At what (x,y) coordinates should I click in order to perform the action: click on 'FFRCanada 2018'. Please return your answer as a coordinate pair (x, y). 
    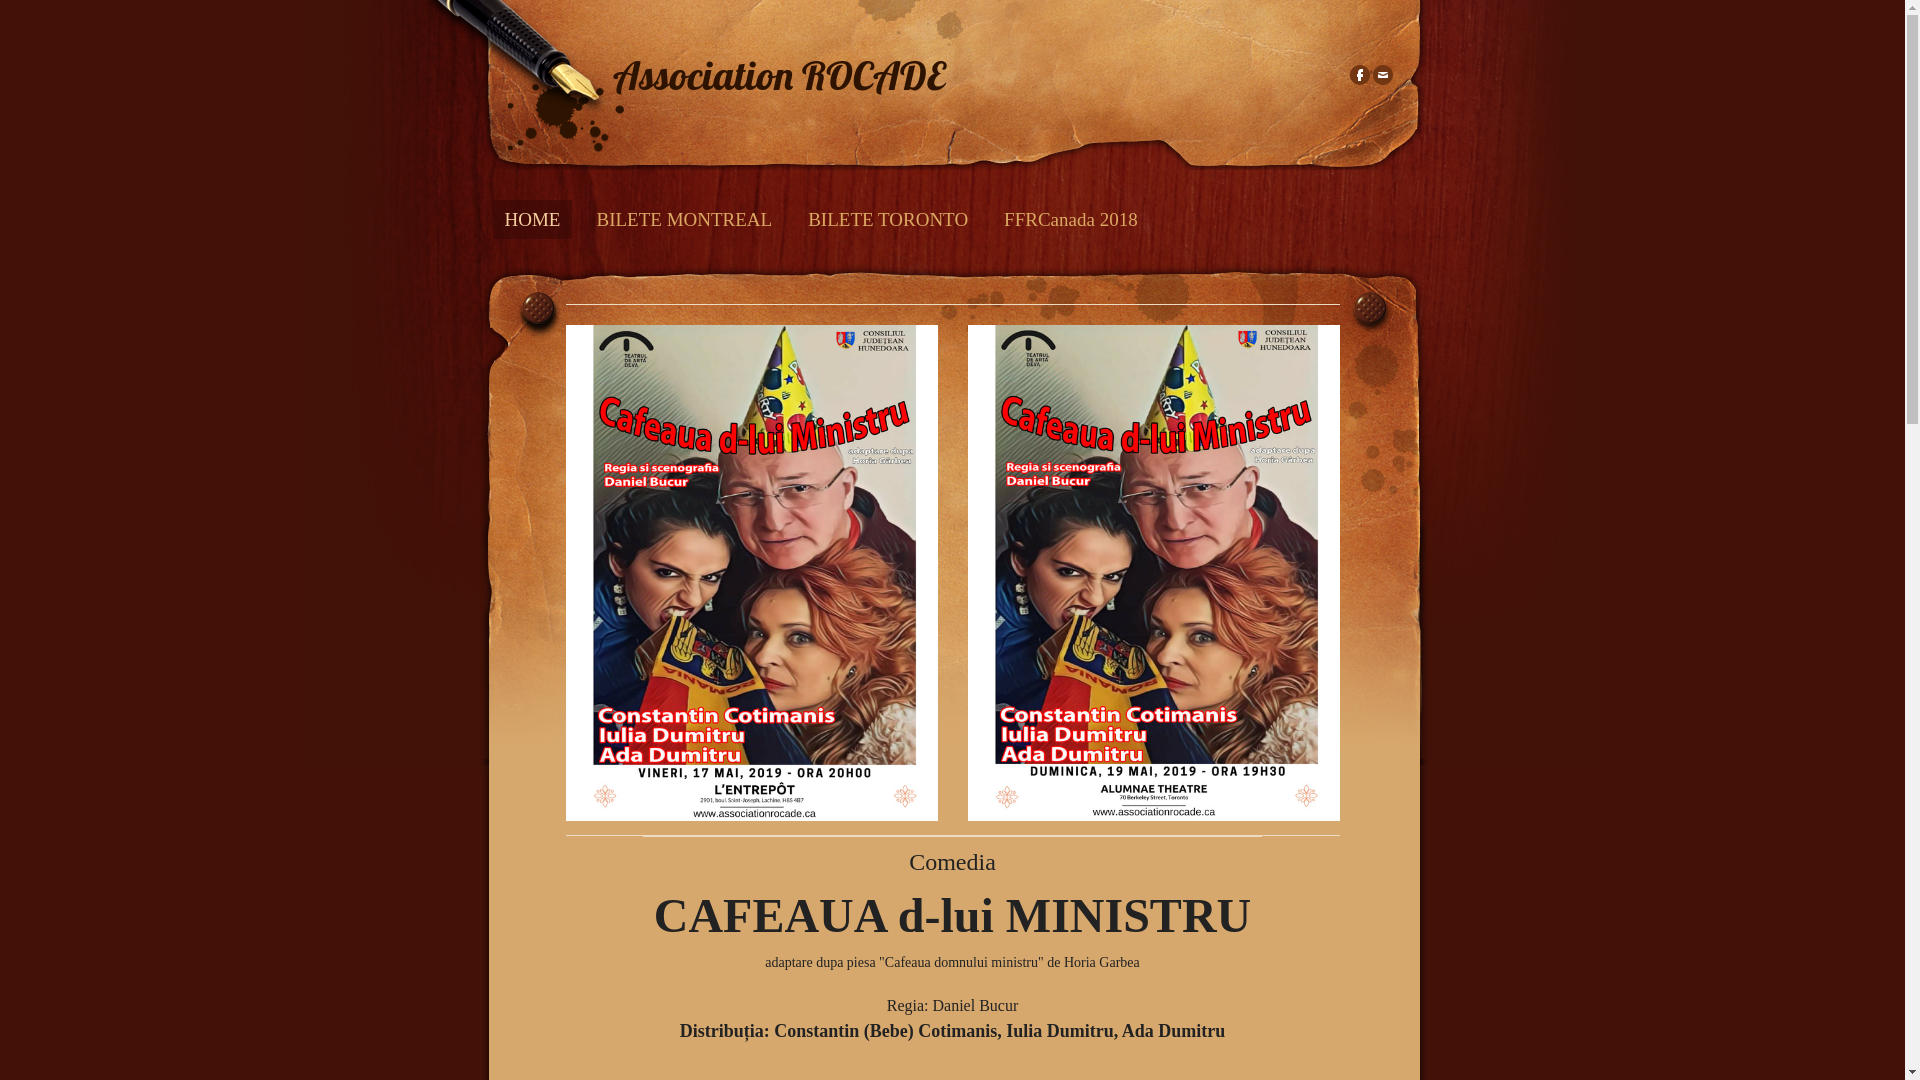
    Looking at the image, I should click on (1069, 219).